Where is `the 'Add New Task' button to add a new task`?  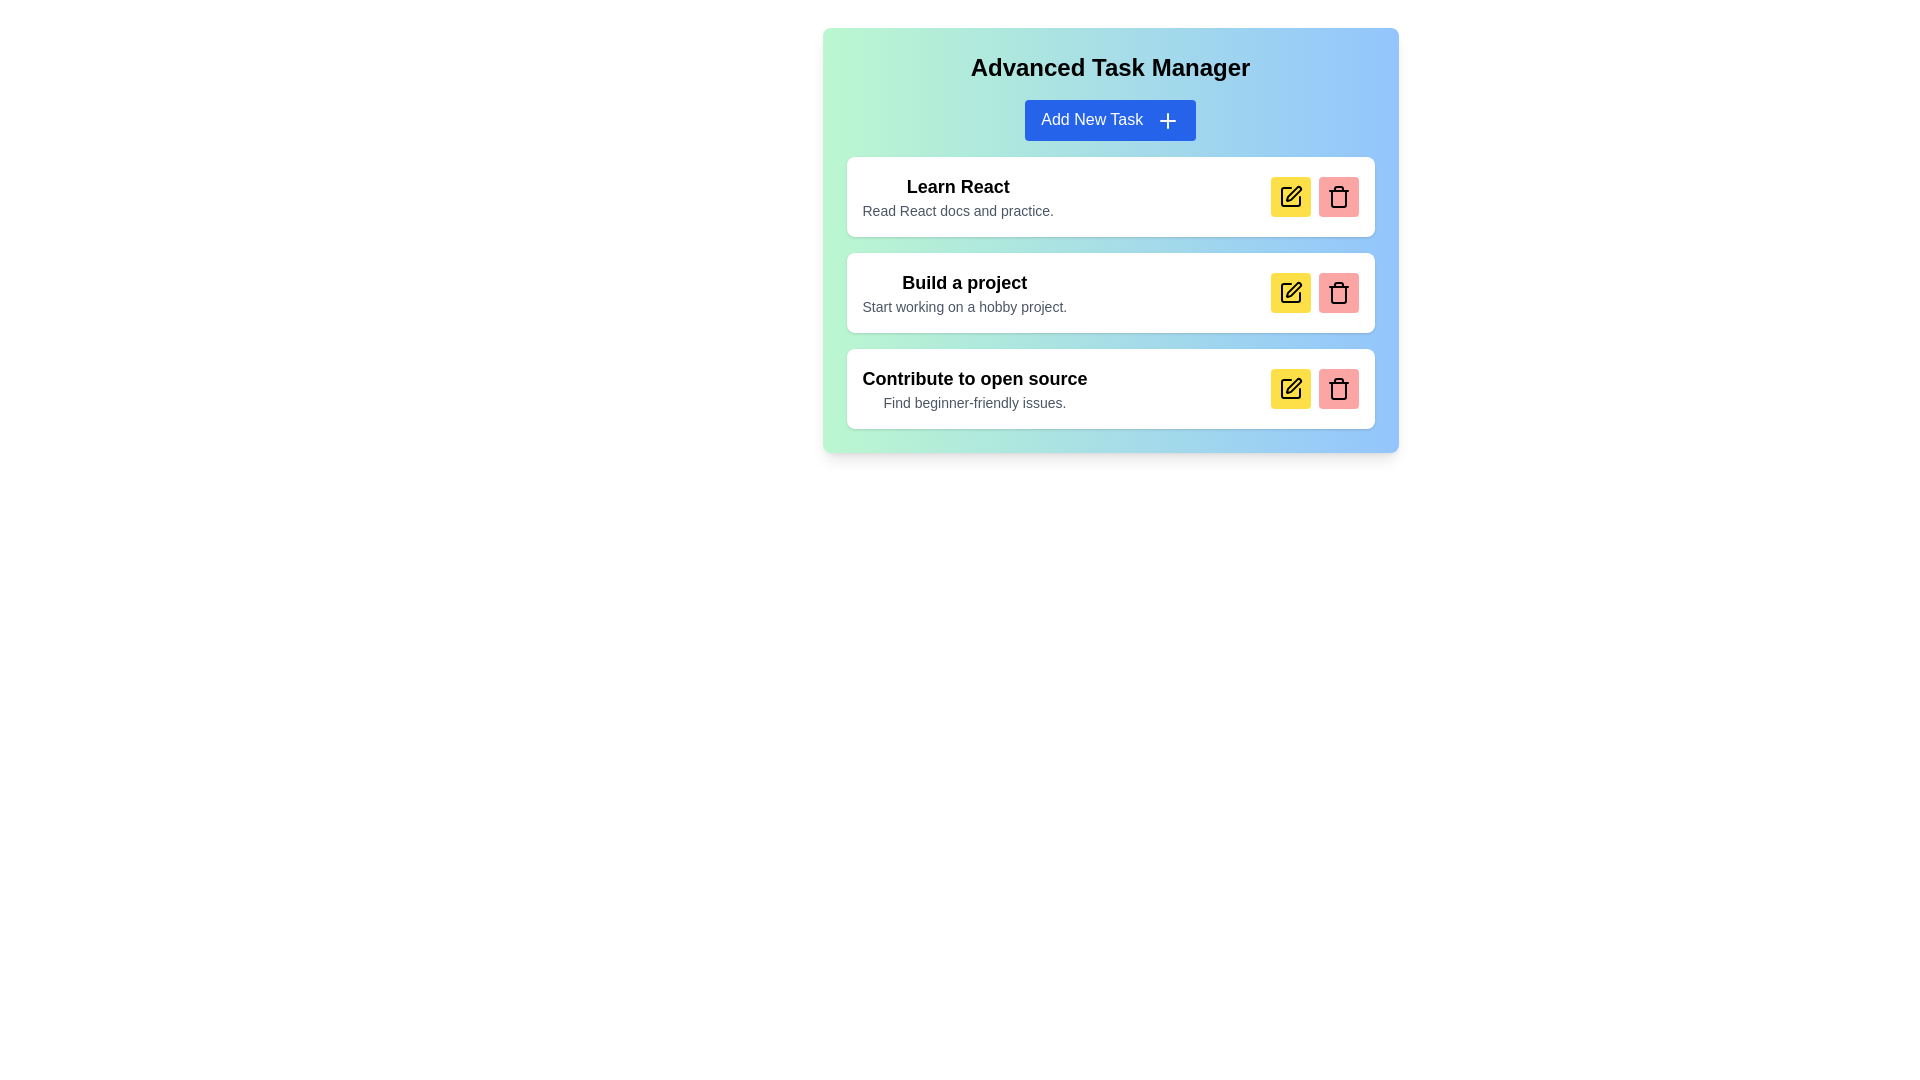 the 'Add New Task' button to add a new task is located at coordinates (1109, 120).